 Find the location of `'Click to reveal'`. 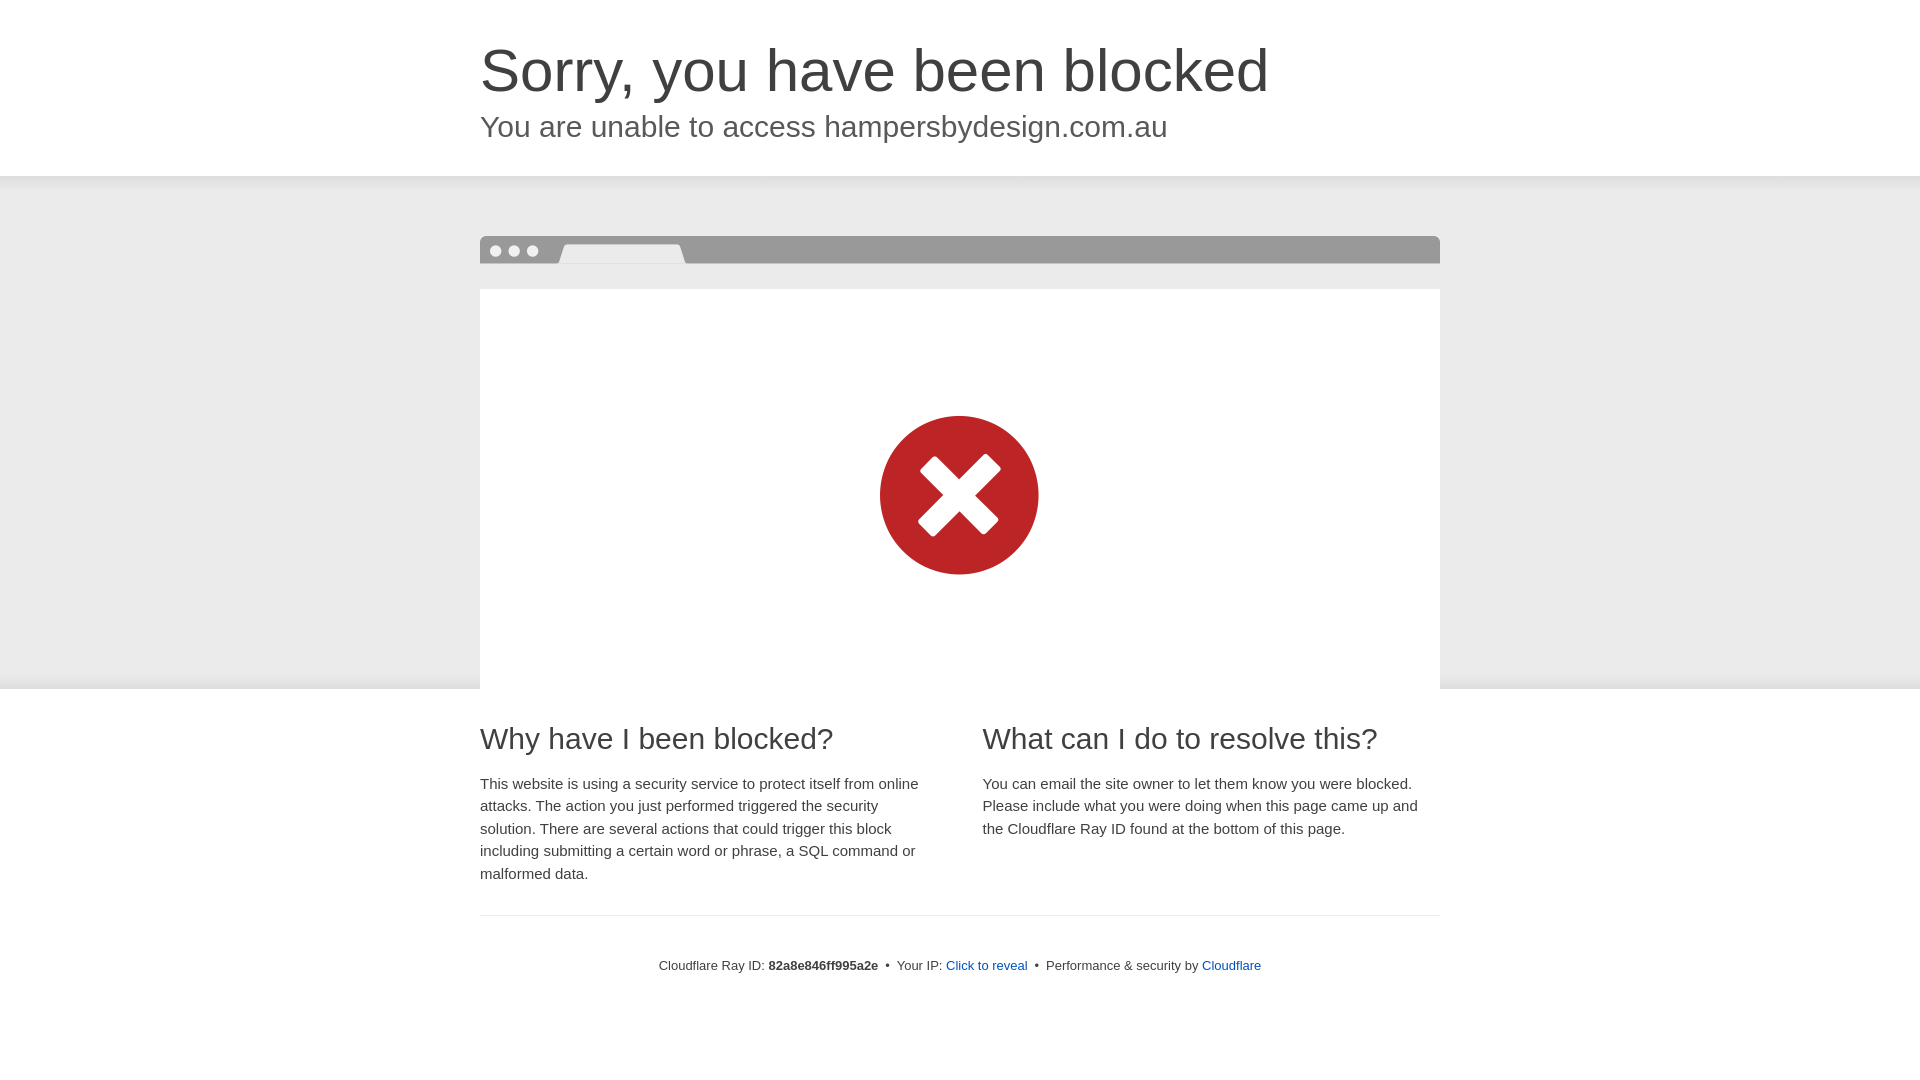

'Click to reveal' is located at coordinates (987, 964).